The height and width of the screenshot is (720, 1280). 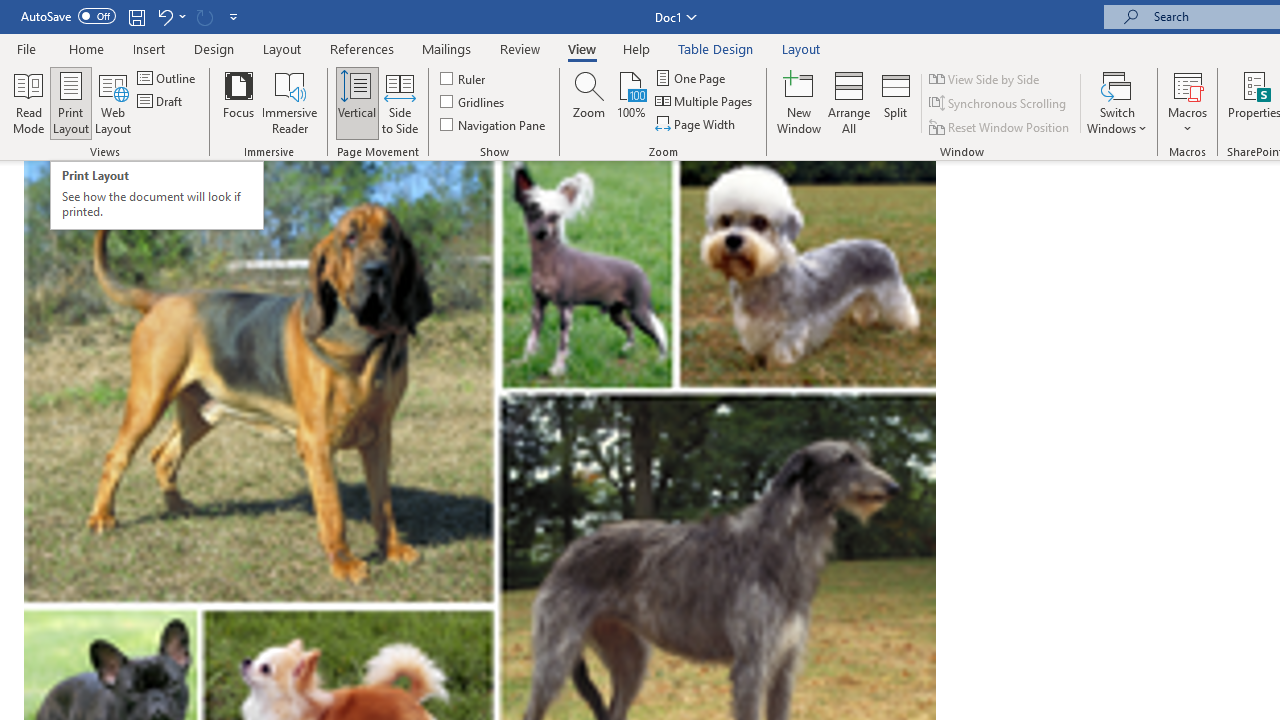 What do you see at coordinates (400, 103) in the screenshot?
I see `'Side to Side'` at bounding box center [400, 103].